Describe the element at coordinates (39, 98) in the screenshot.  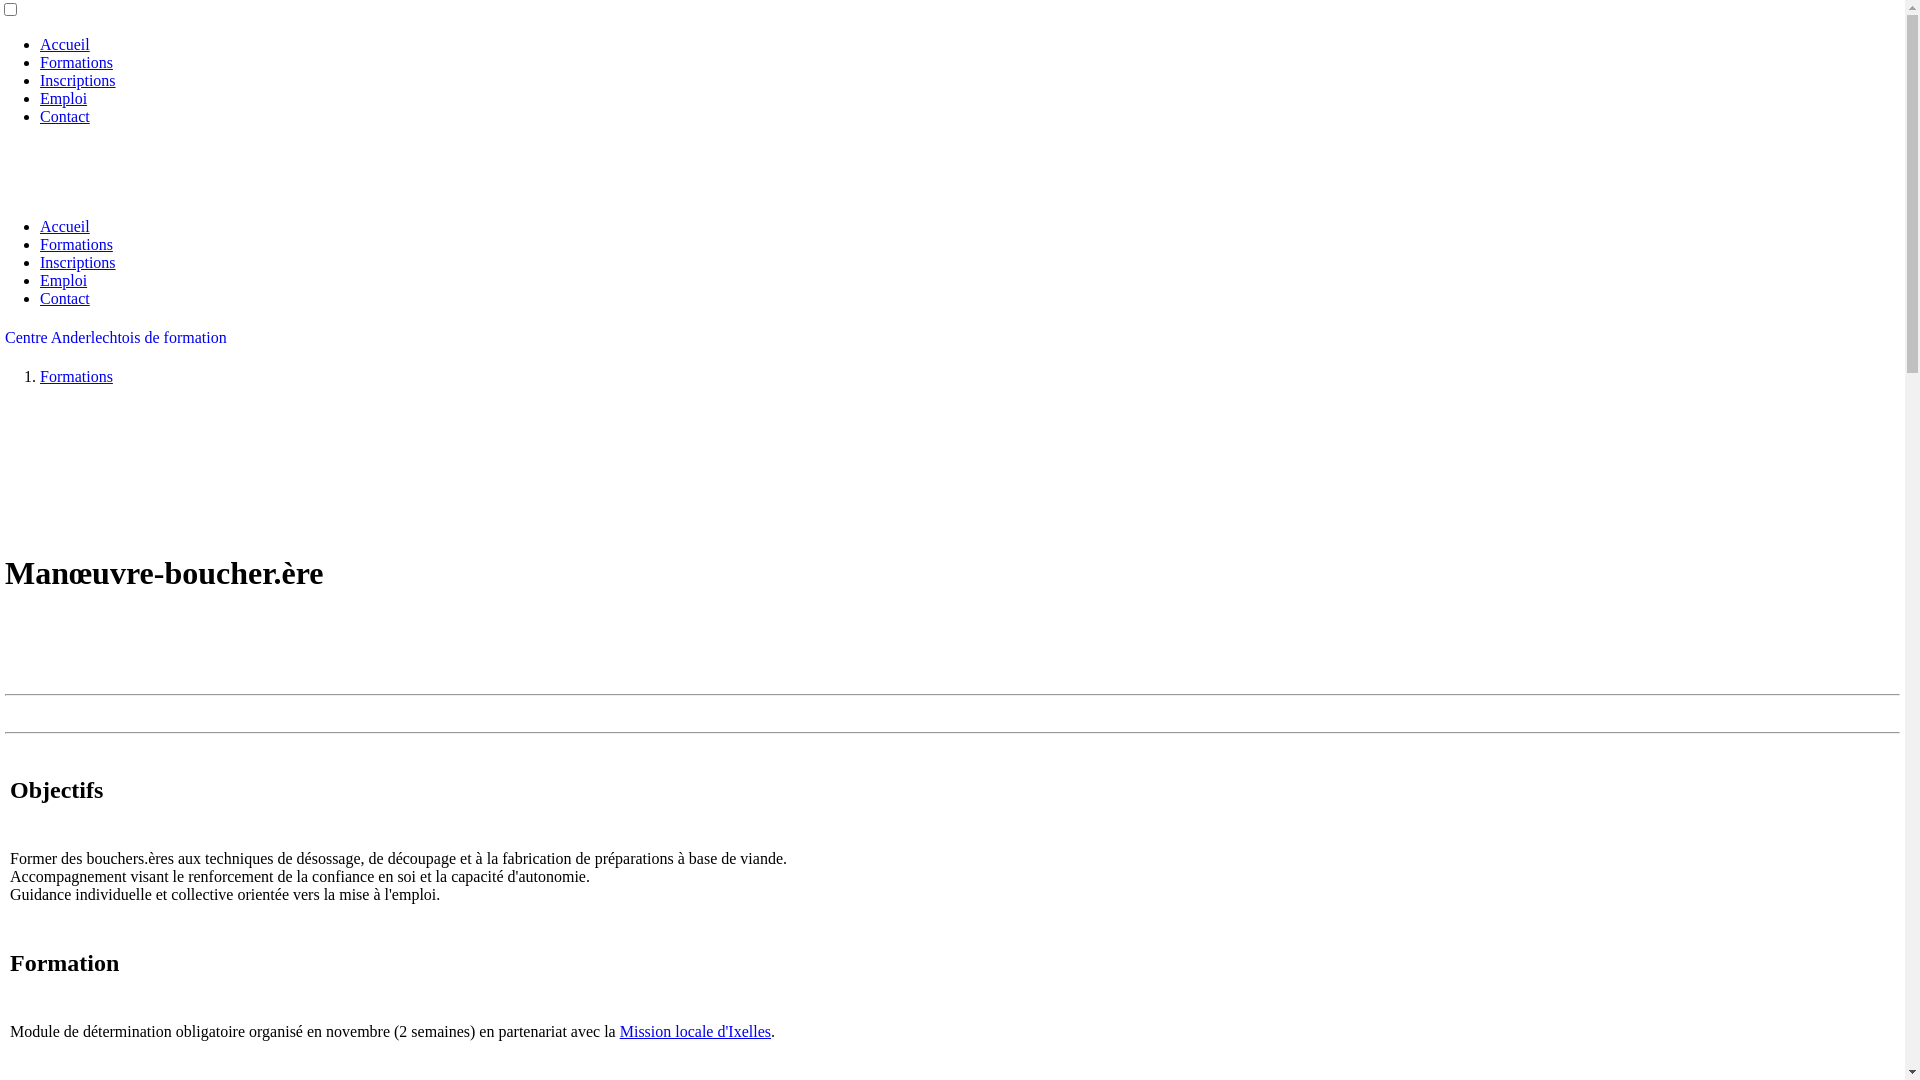
I see `'Emploi'` at that location.